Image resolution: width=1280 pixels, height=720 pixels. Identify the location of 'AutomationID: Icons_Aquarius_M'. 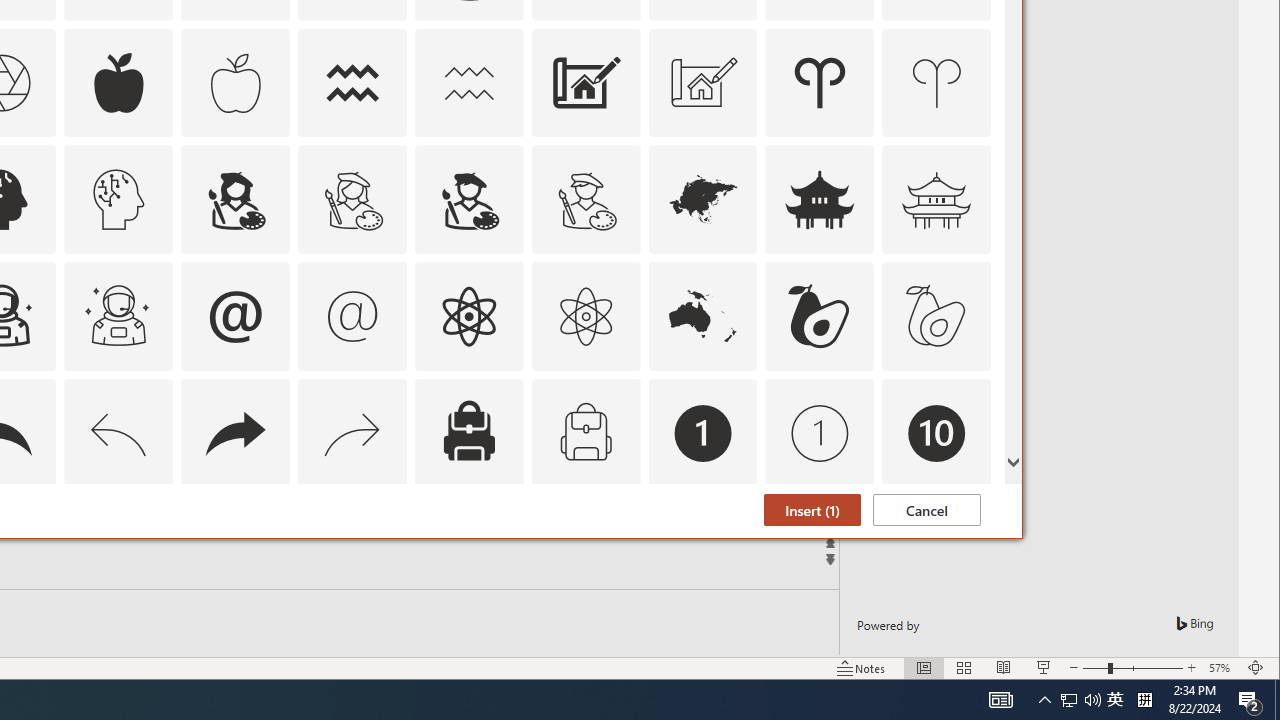
(468, 81).